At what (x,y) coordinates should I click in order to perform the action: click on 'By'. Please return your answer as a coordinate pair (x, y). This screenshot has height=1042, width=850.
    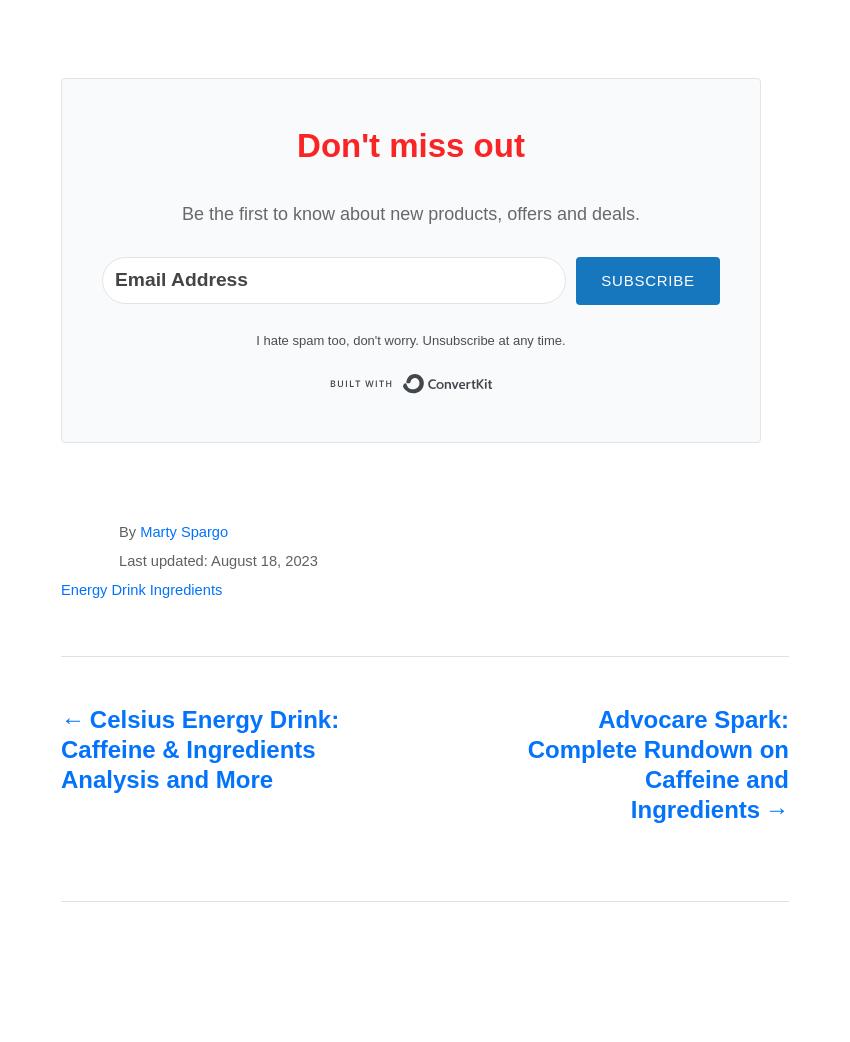
    Looking at the image, I should click on (118, 531).